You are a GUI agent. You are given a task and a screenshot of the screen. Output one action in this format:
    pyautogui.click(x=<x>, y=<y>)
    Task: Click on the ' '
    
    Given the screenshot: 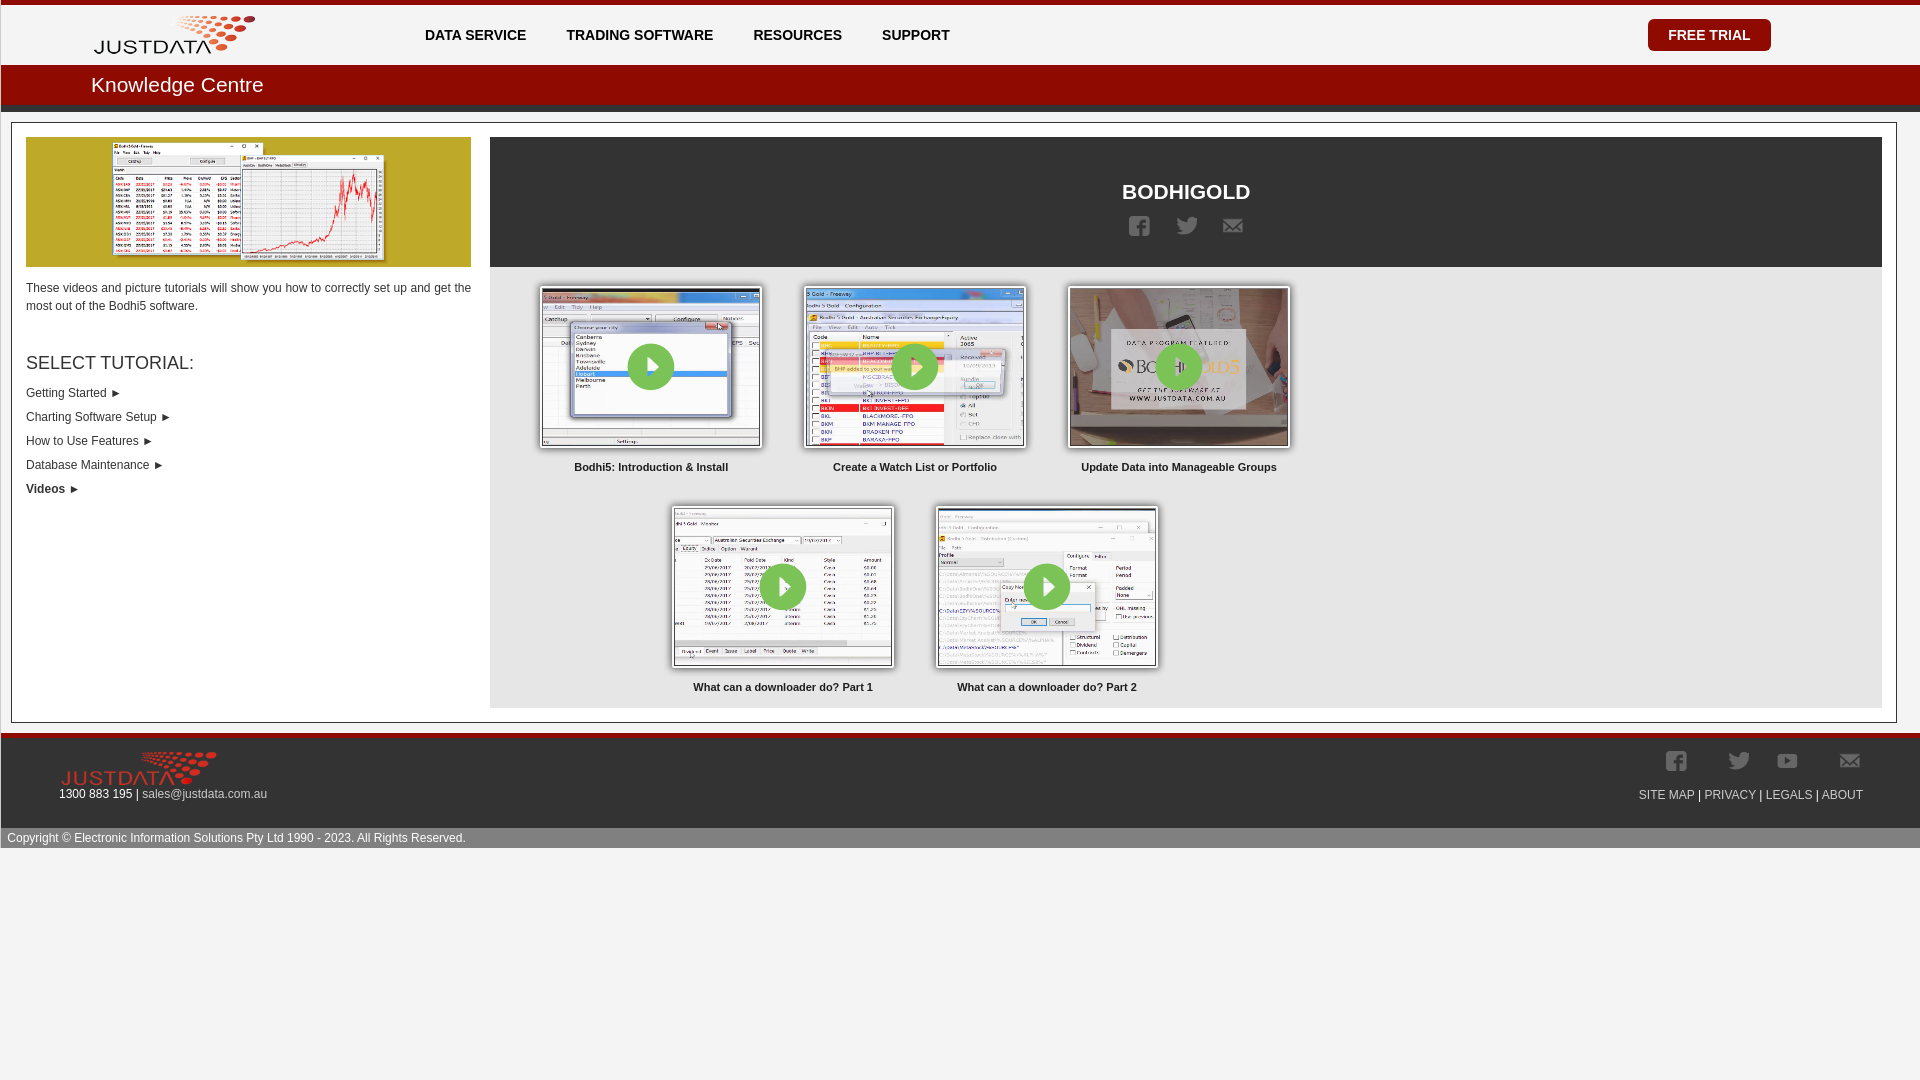 What is the action you would take?
    pyautogui.click(x=1787, y=760)
    